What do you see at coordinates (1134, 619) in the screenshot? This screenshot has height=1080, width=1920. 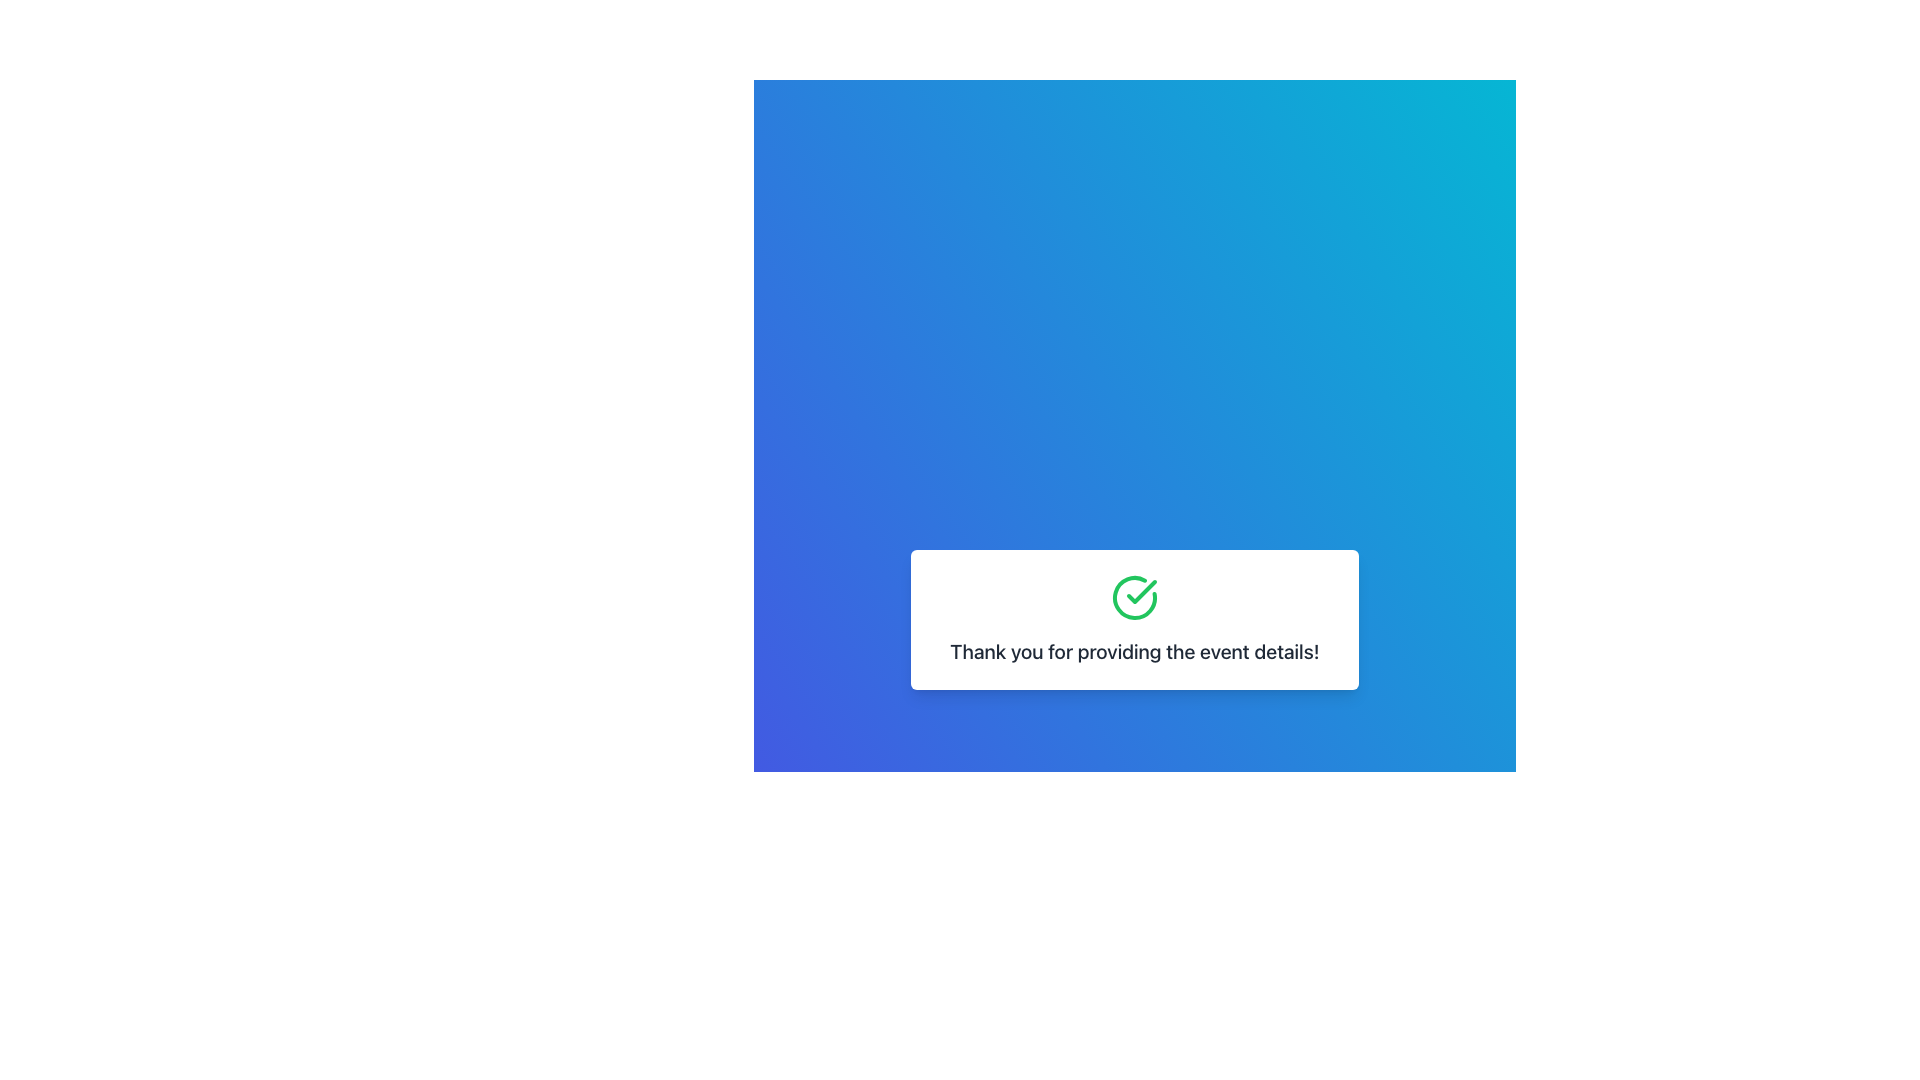 I see `the confirmation message element that consists of a green tick icon and text, indicating successful event detail submission` at bounding box center [1134, 619].